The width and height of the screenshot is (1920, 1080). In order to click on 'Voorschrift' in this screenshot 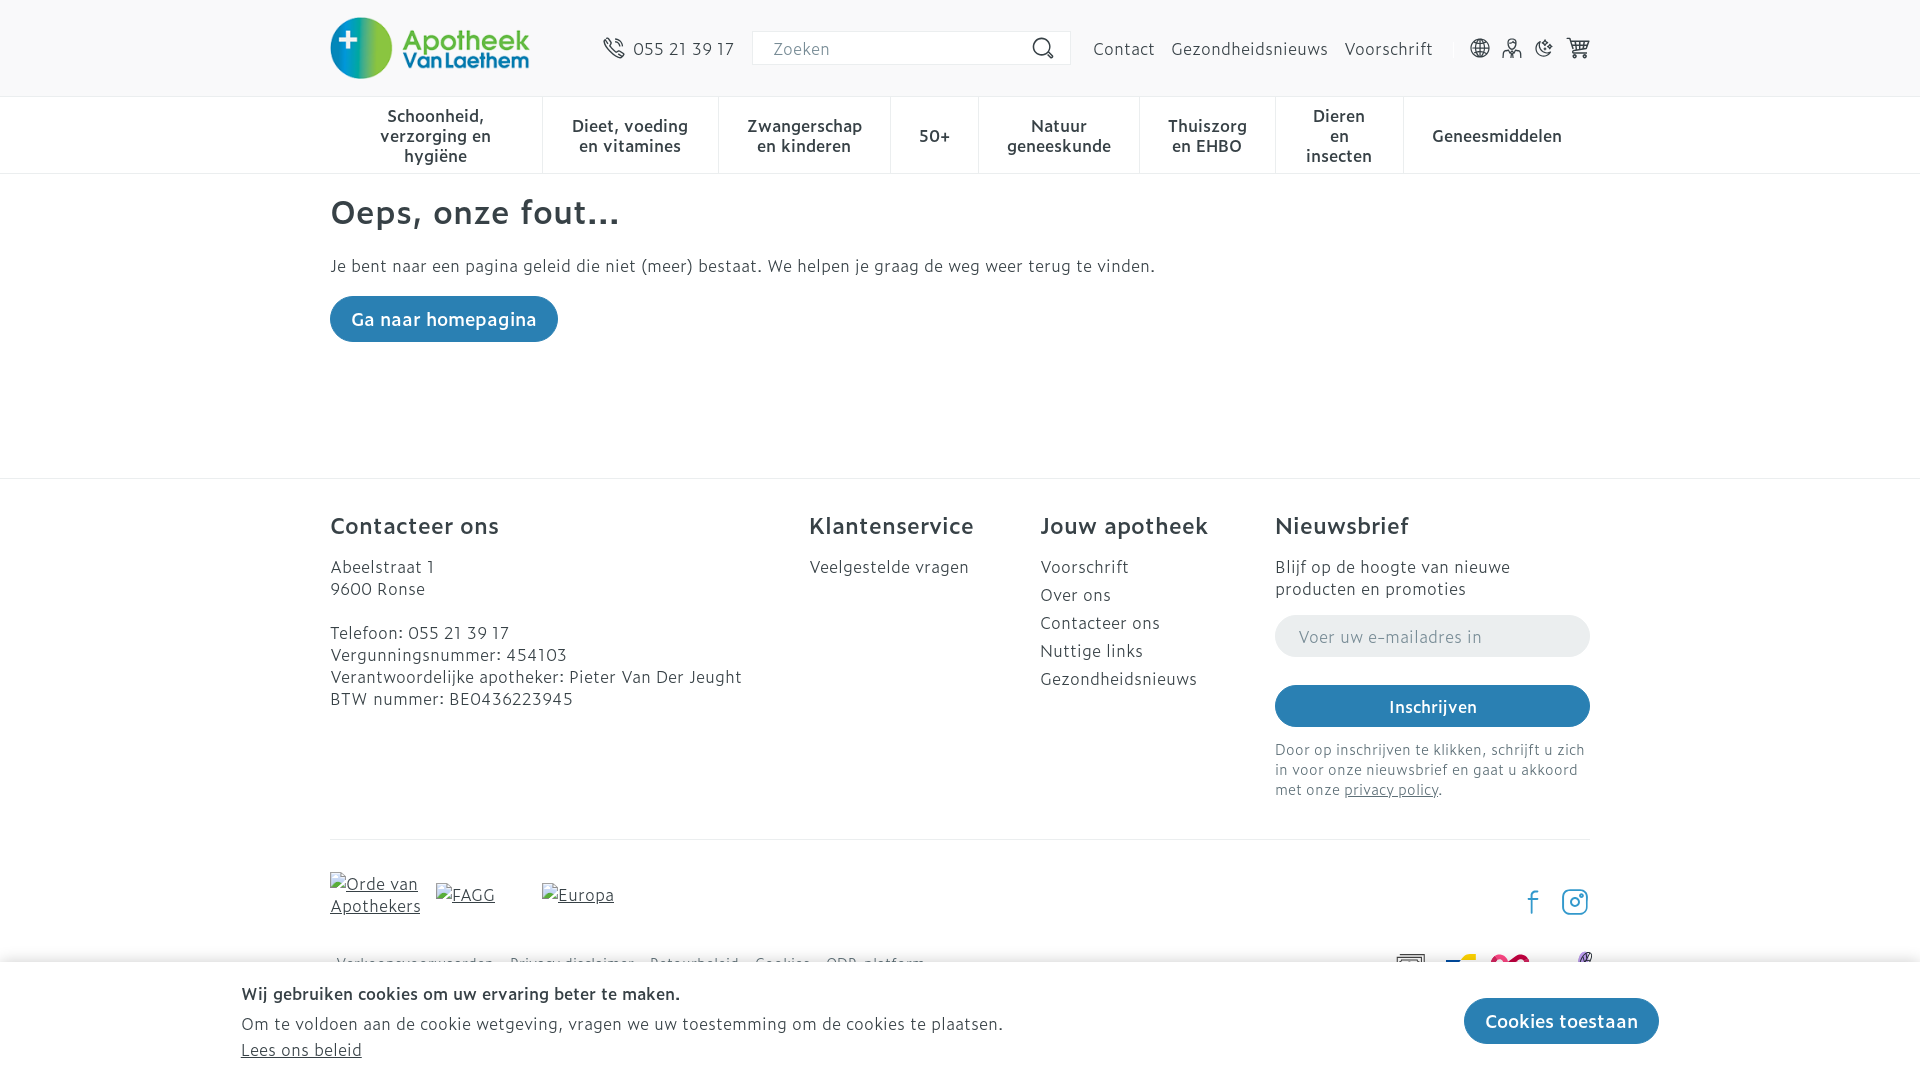, I will do `click(1149, 566)`.